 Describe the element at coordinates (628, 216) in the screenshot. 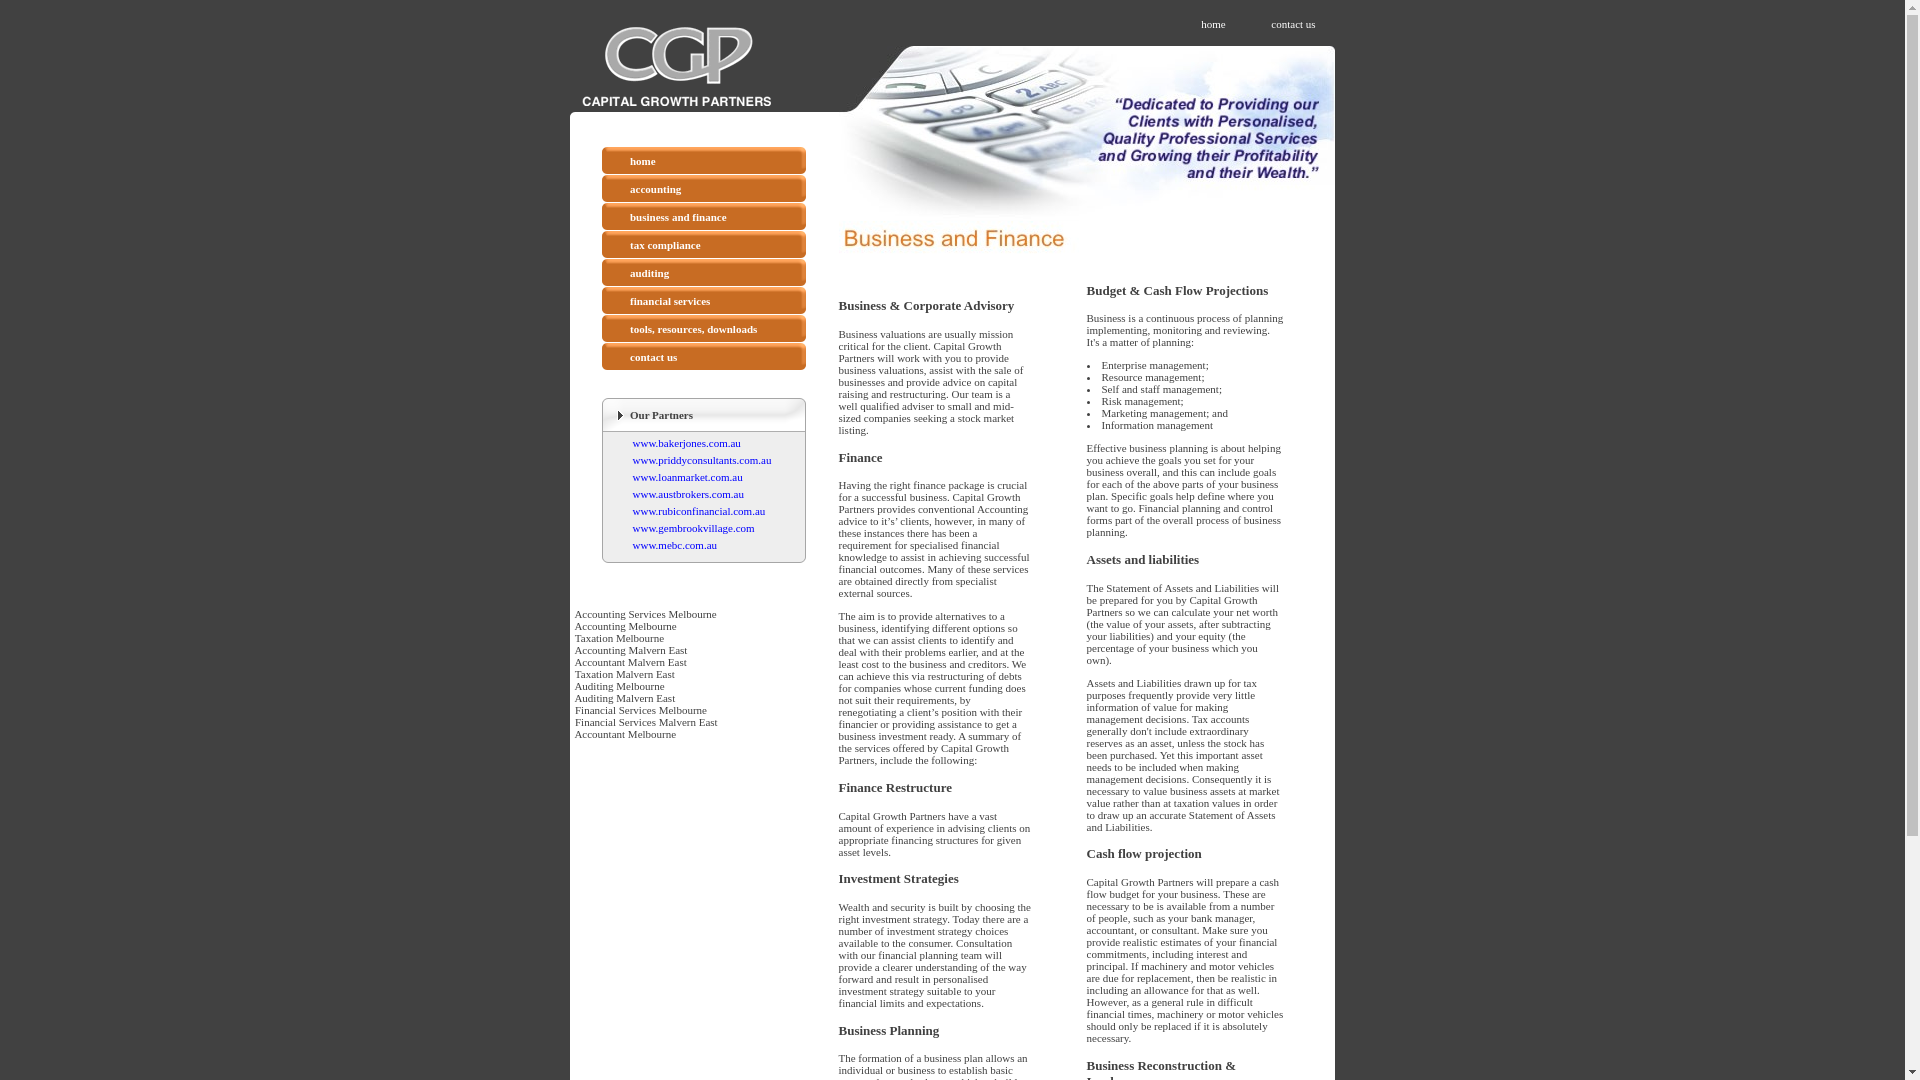

I see `'business and finance'` at that location.